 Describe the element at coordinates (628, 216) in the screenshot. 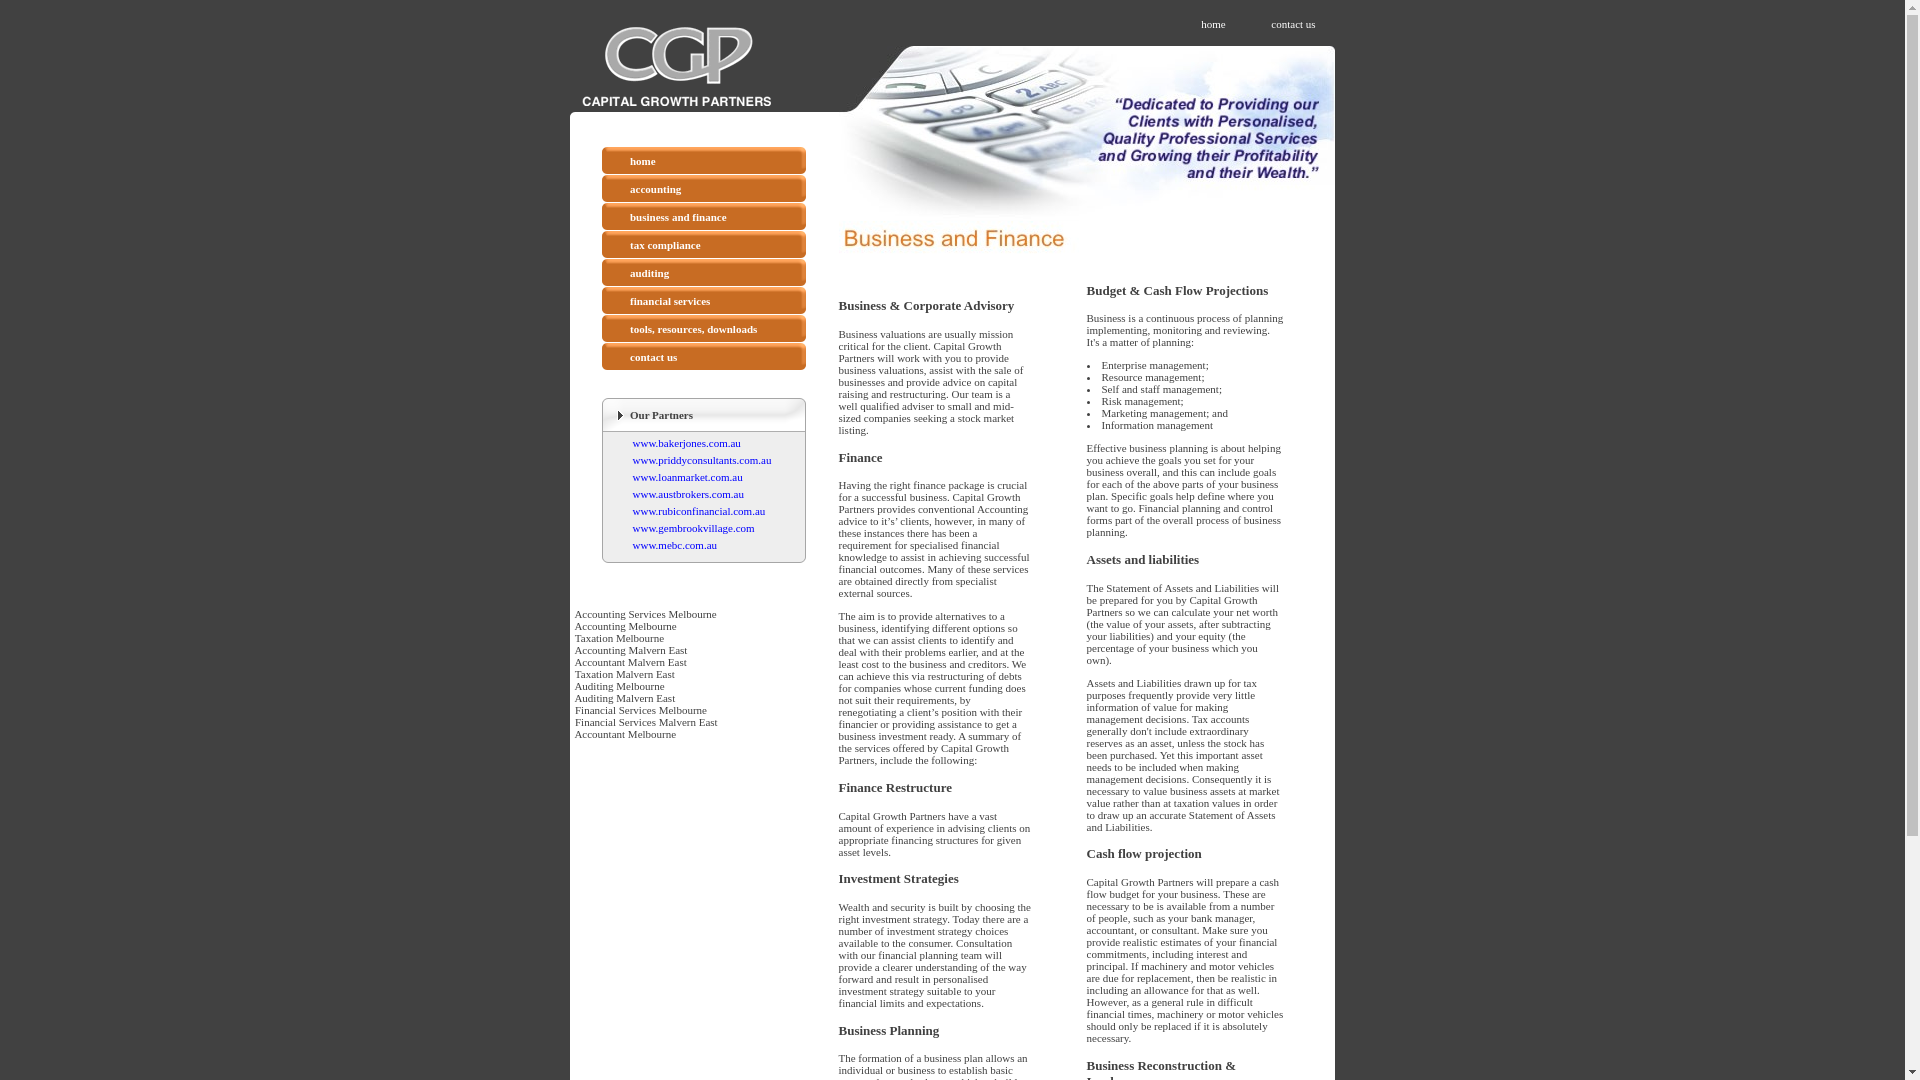

I see `'business and finance'` at that location.